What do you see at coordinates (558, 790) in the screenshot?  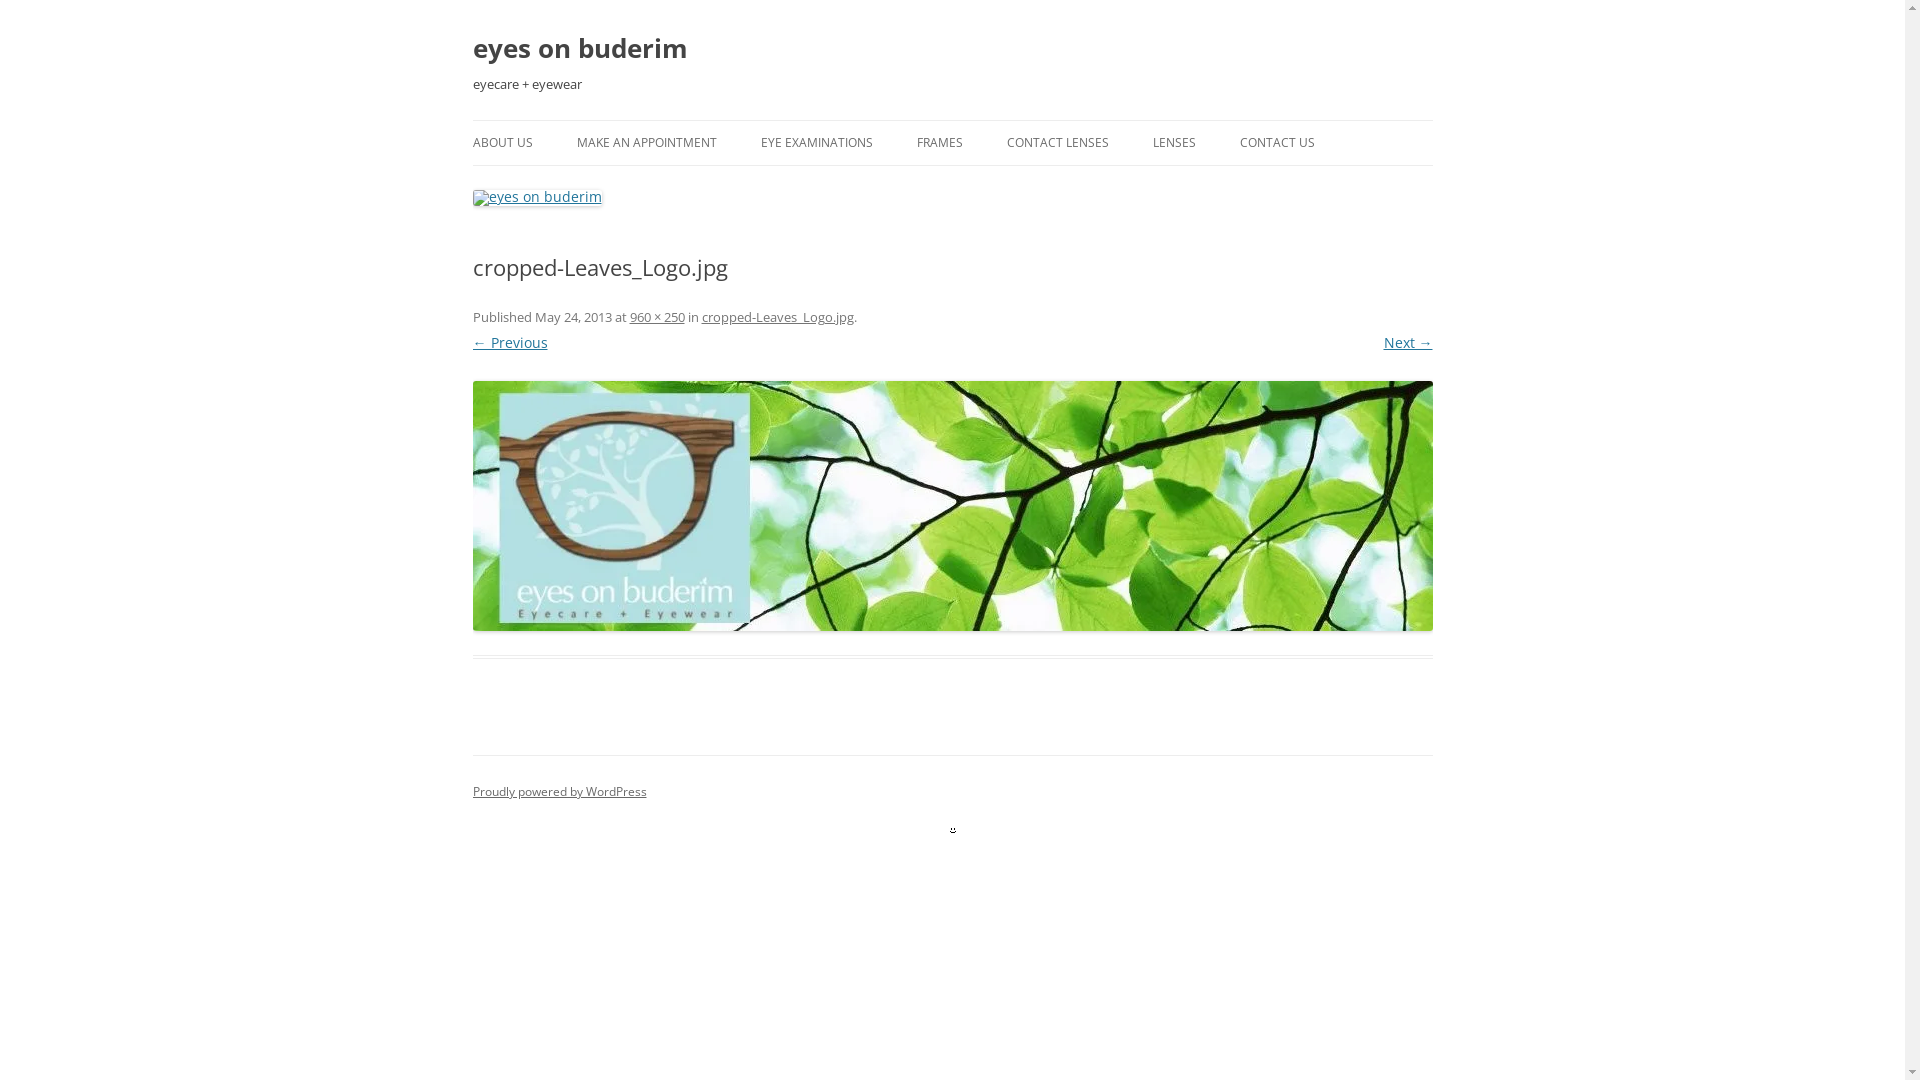 I see `'Proudly powered by WordPress'` at bounding box center [558, 790].